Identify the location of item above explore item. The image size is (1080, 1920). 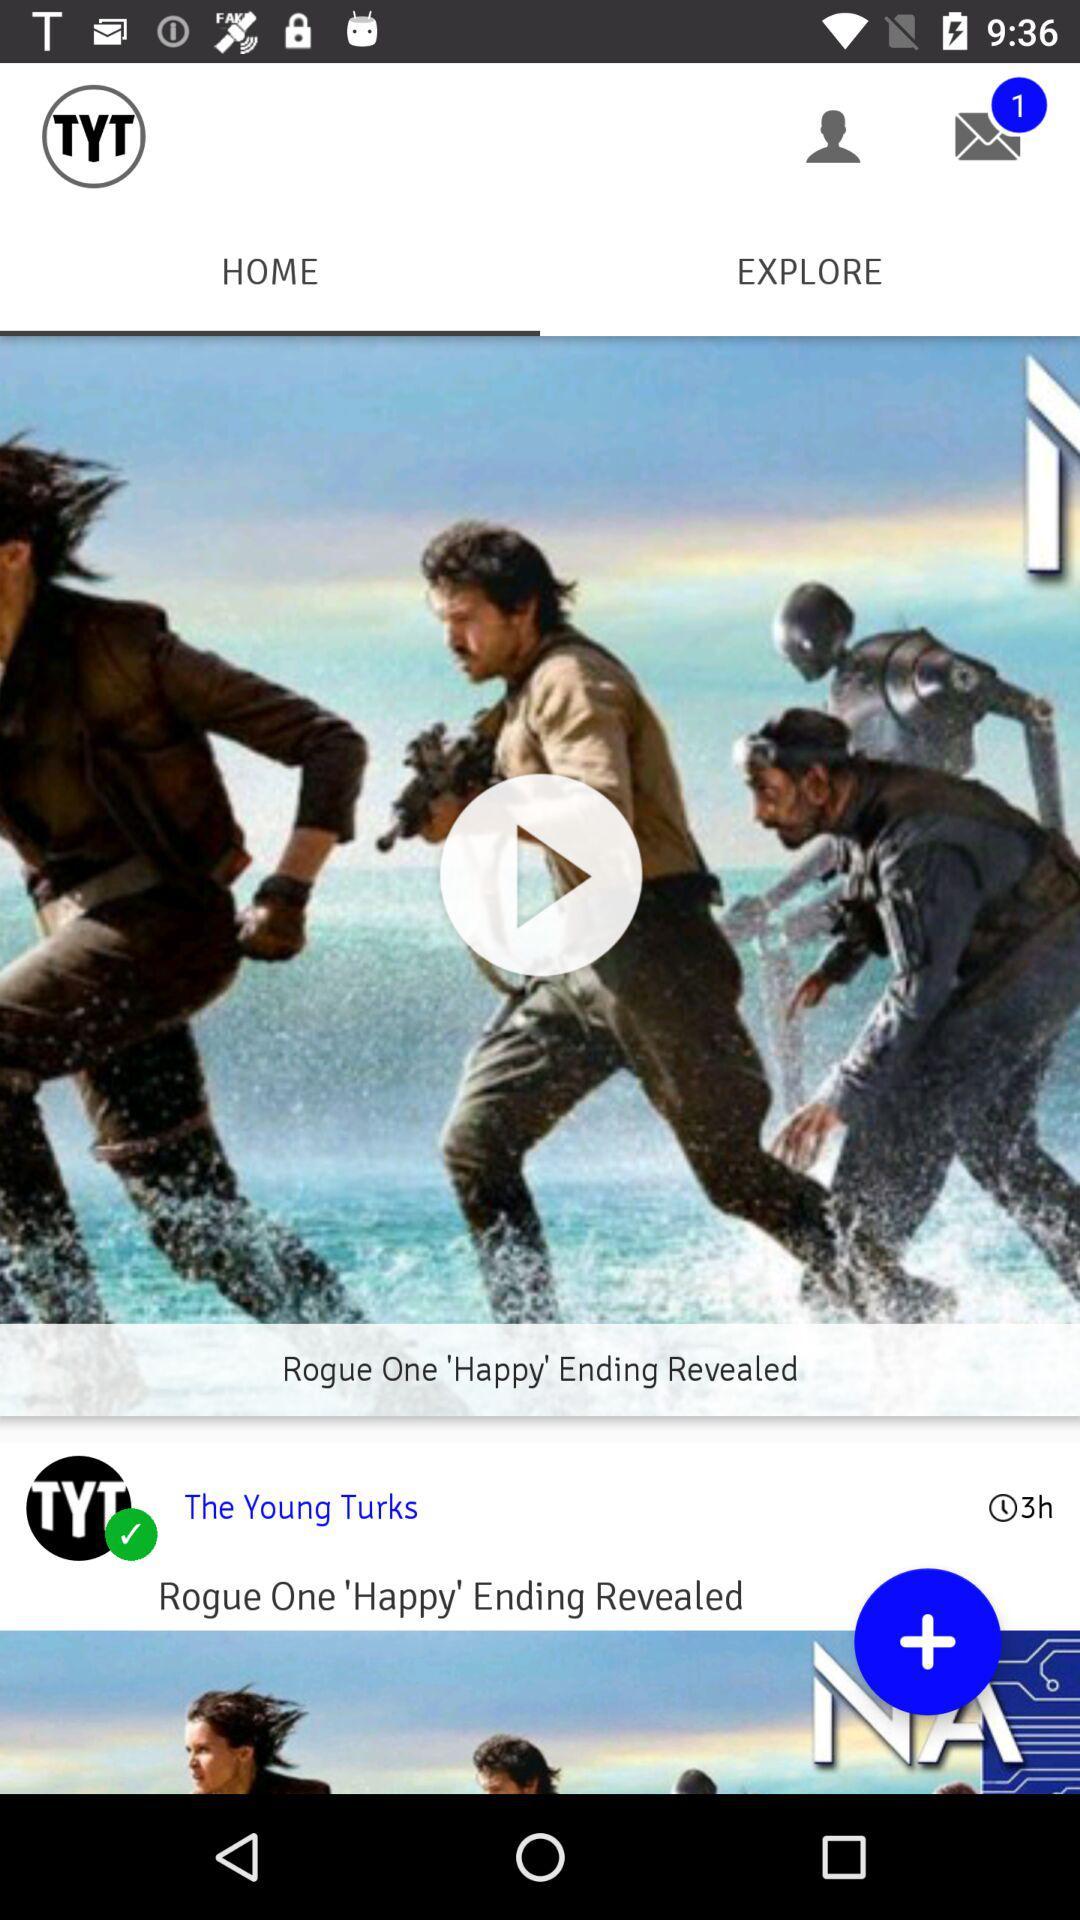
(833, 135).